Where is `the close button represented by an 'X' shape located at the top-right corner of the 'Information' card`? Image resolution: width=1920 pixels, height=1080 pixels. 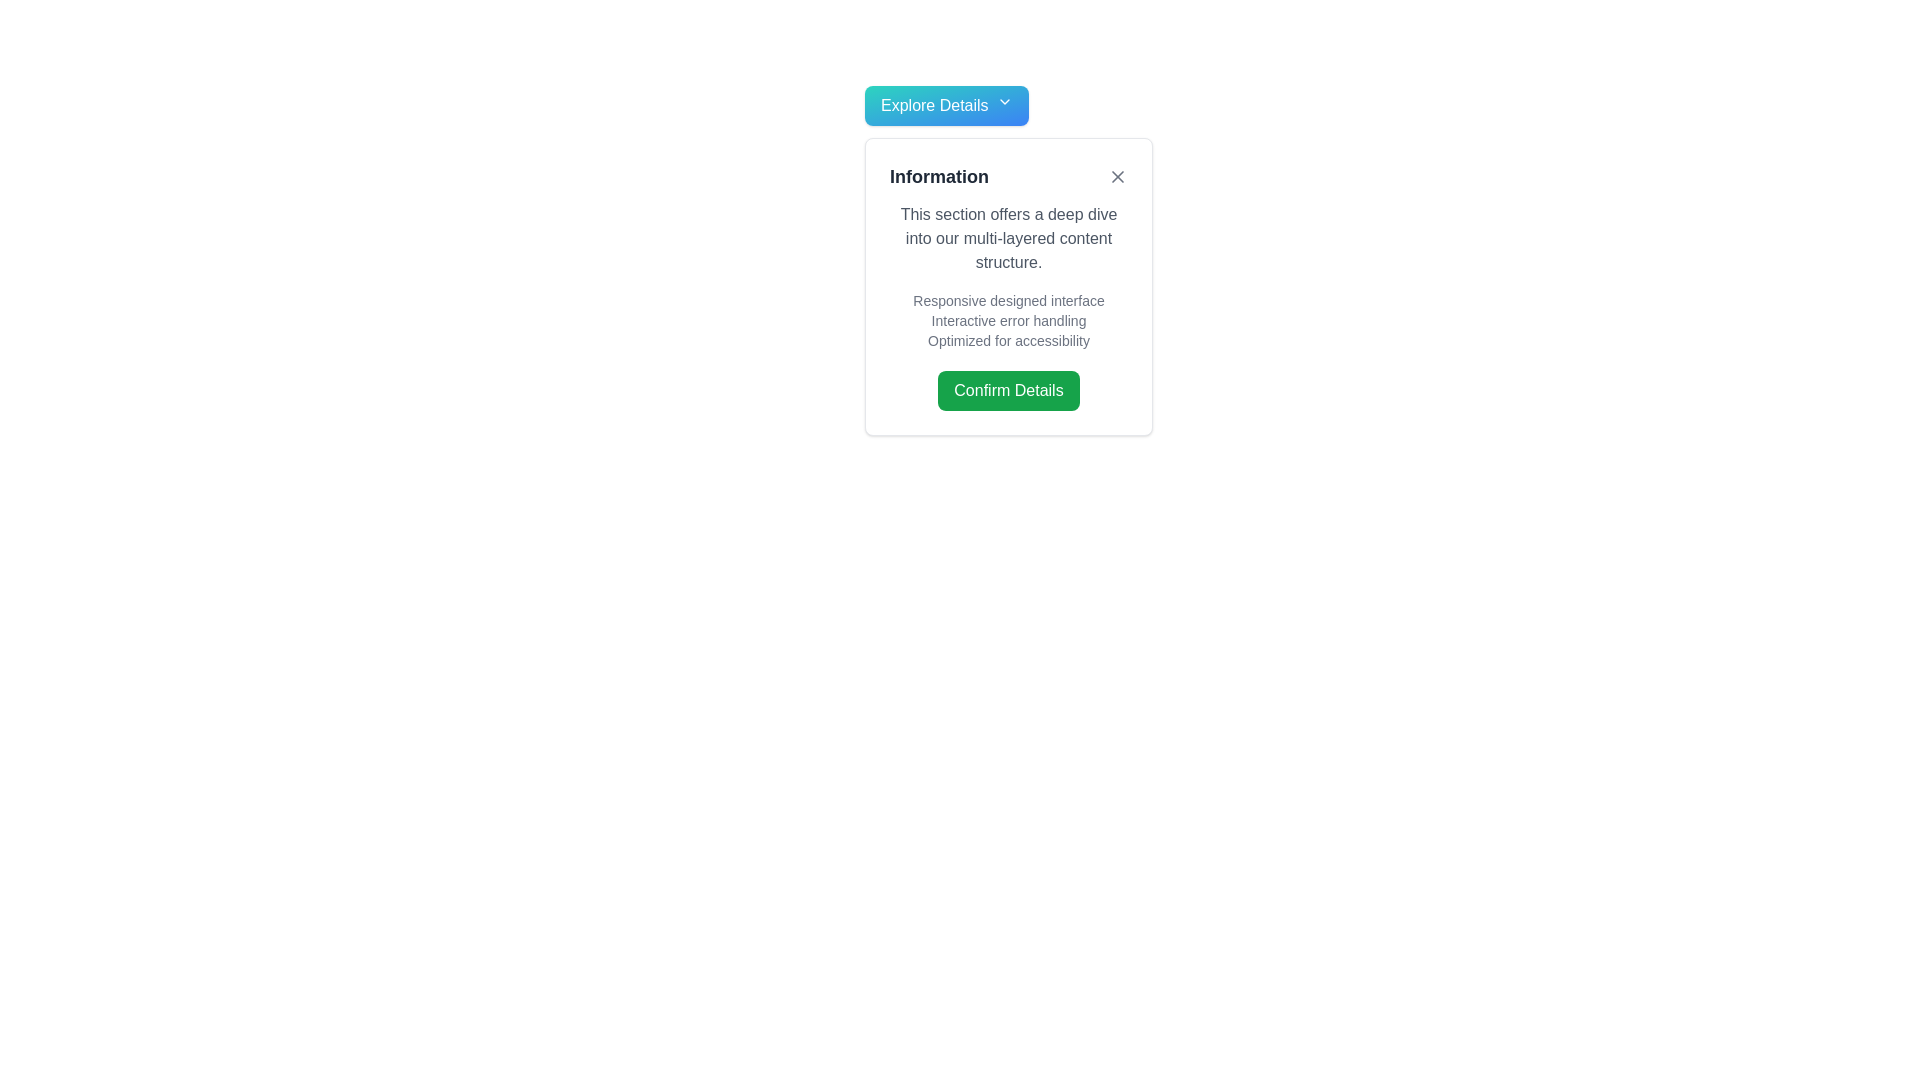 the close button represented by an 'X' shape located at the top-right corner of the 'Information' card is located at coordinates (1117, 176).